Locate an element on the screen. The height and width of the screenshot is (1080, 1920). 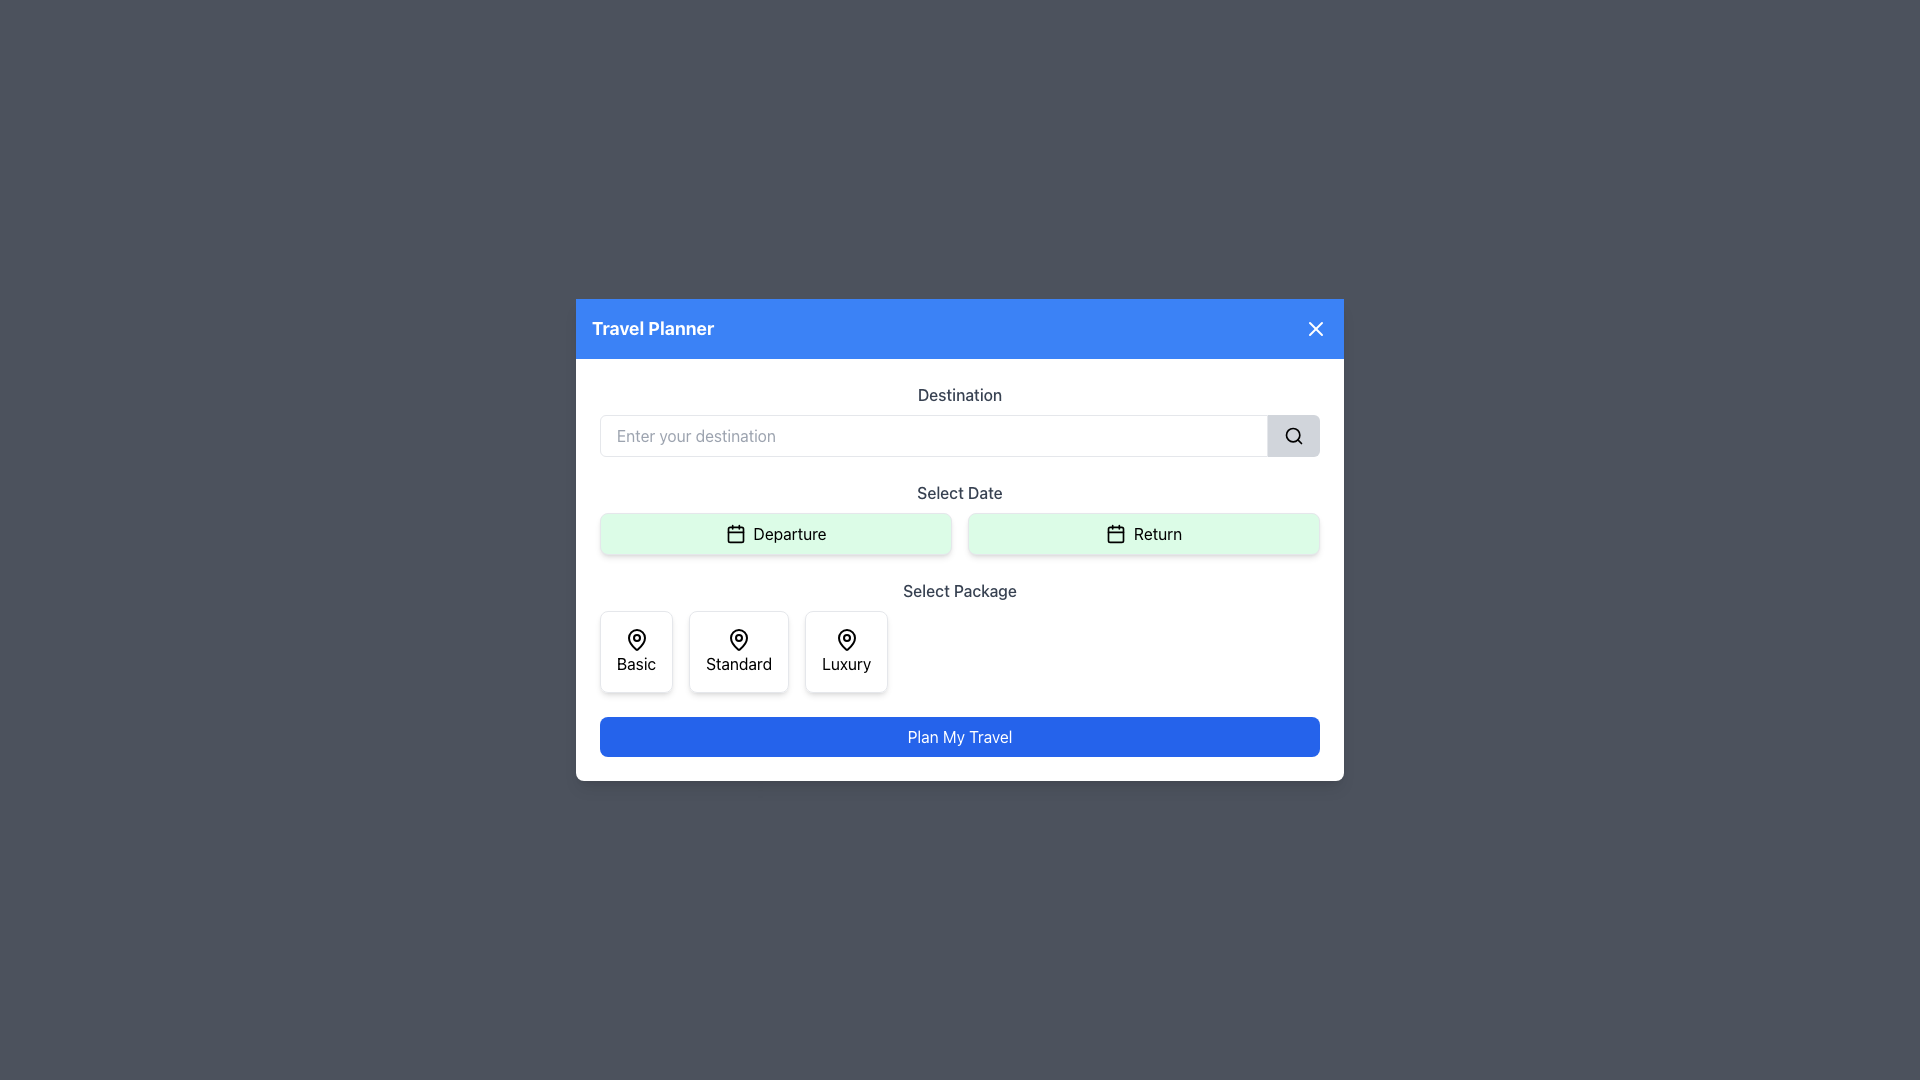
the search button with the magnifying glass icon located at the upper-right corner of the input field labeled 'Destination' is located at coordinates (1294, 434).